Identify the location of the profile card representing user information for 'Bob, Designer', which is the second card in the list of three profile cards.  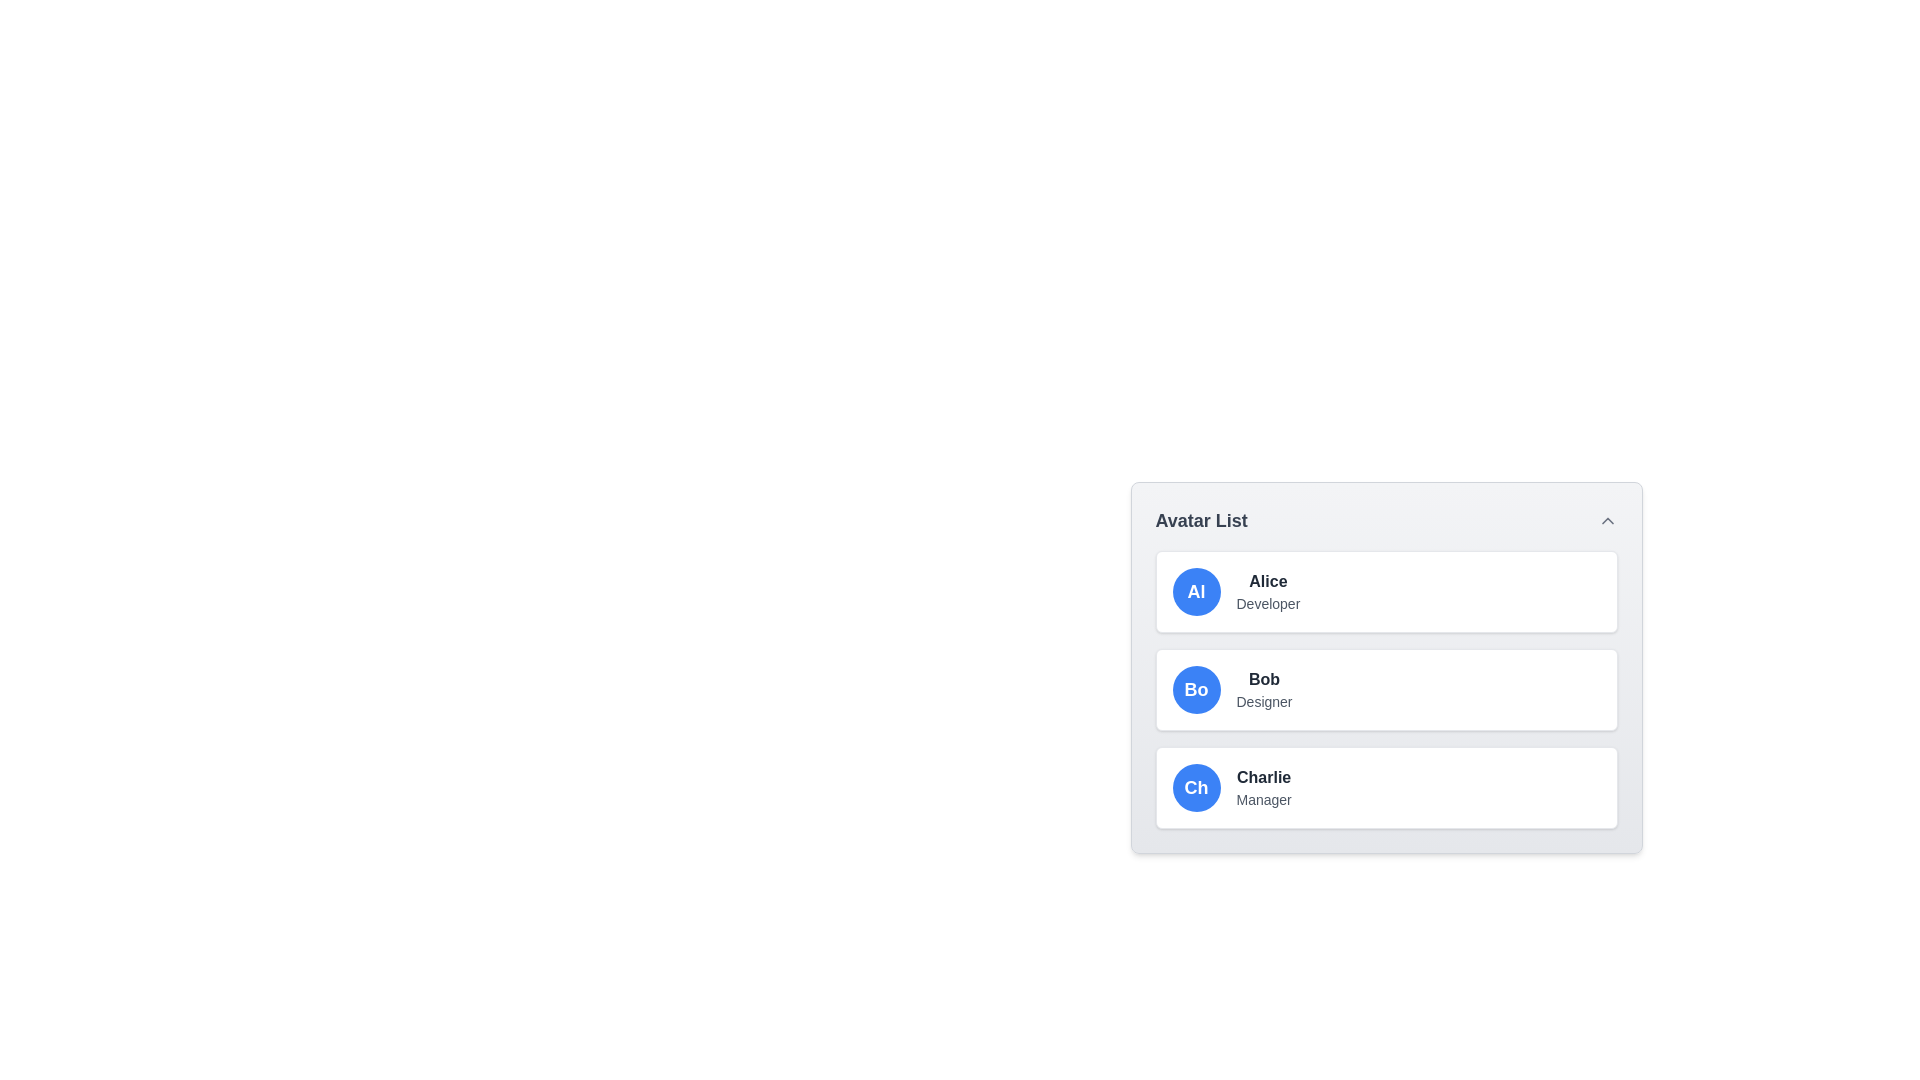
(1385, 689).